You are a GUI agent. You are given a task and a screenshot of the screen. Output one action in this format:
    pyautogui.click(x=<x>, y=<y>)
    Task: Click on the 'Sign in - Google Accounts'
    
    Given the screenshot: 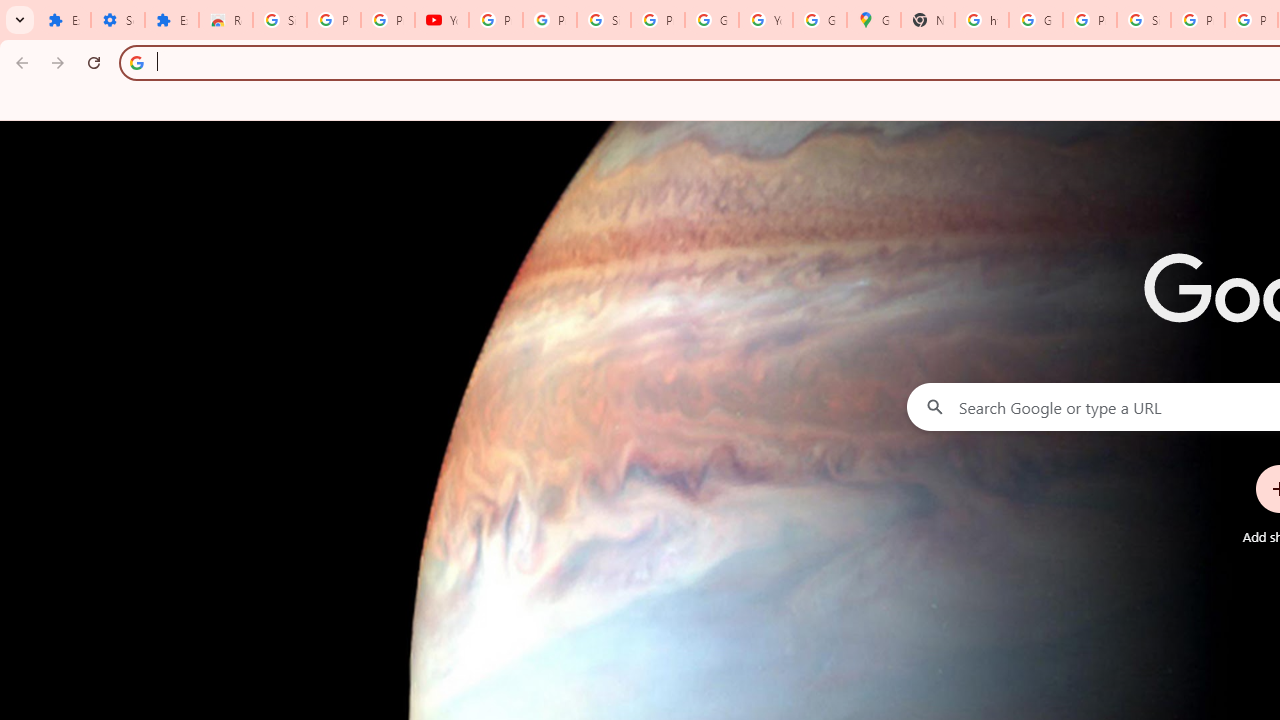 What is the action you would take?
    pyautogui.click(x=1144, y=20)
    